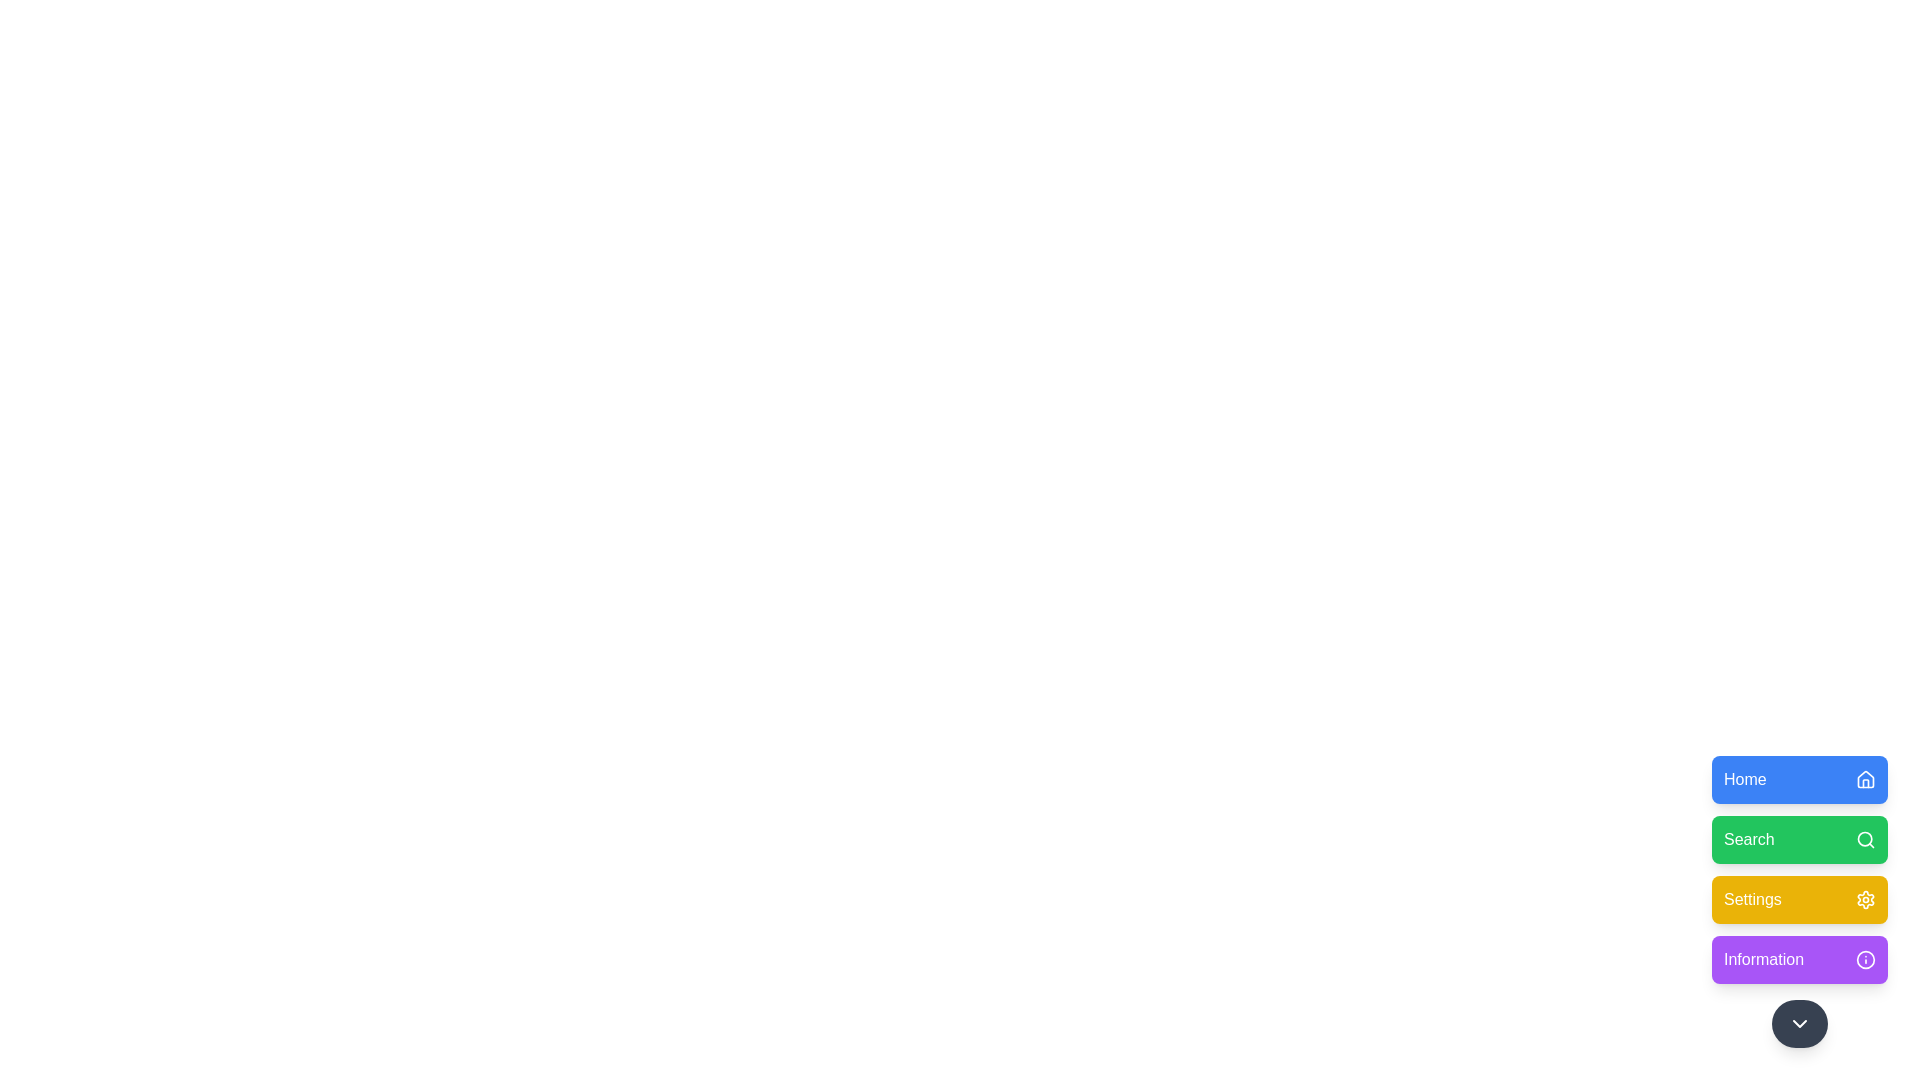 The image size is (1920, 1080). What do you see at coordinates (1800, 959) in the screenshot?
I see `the menu option Information from the floating menu` at bounding box center [1800, 959].